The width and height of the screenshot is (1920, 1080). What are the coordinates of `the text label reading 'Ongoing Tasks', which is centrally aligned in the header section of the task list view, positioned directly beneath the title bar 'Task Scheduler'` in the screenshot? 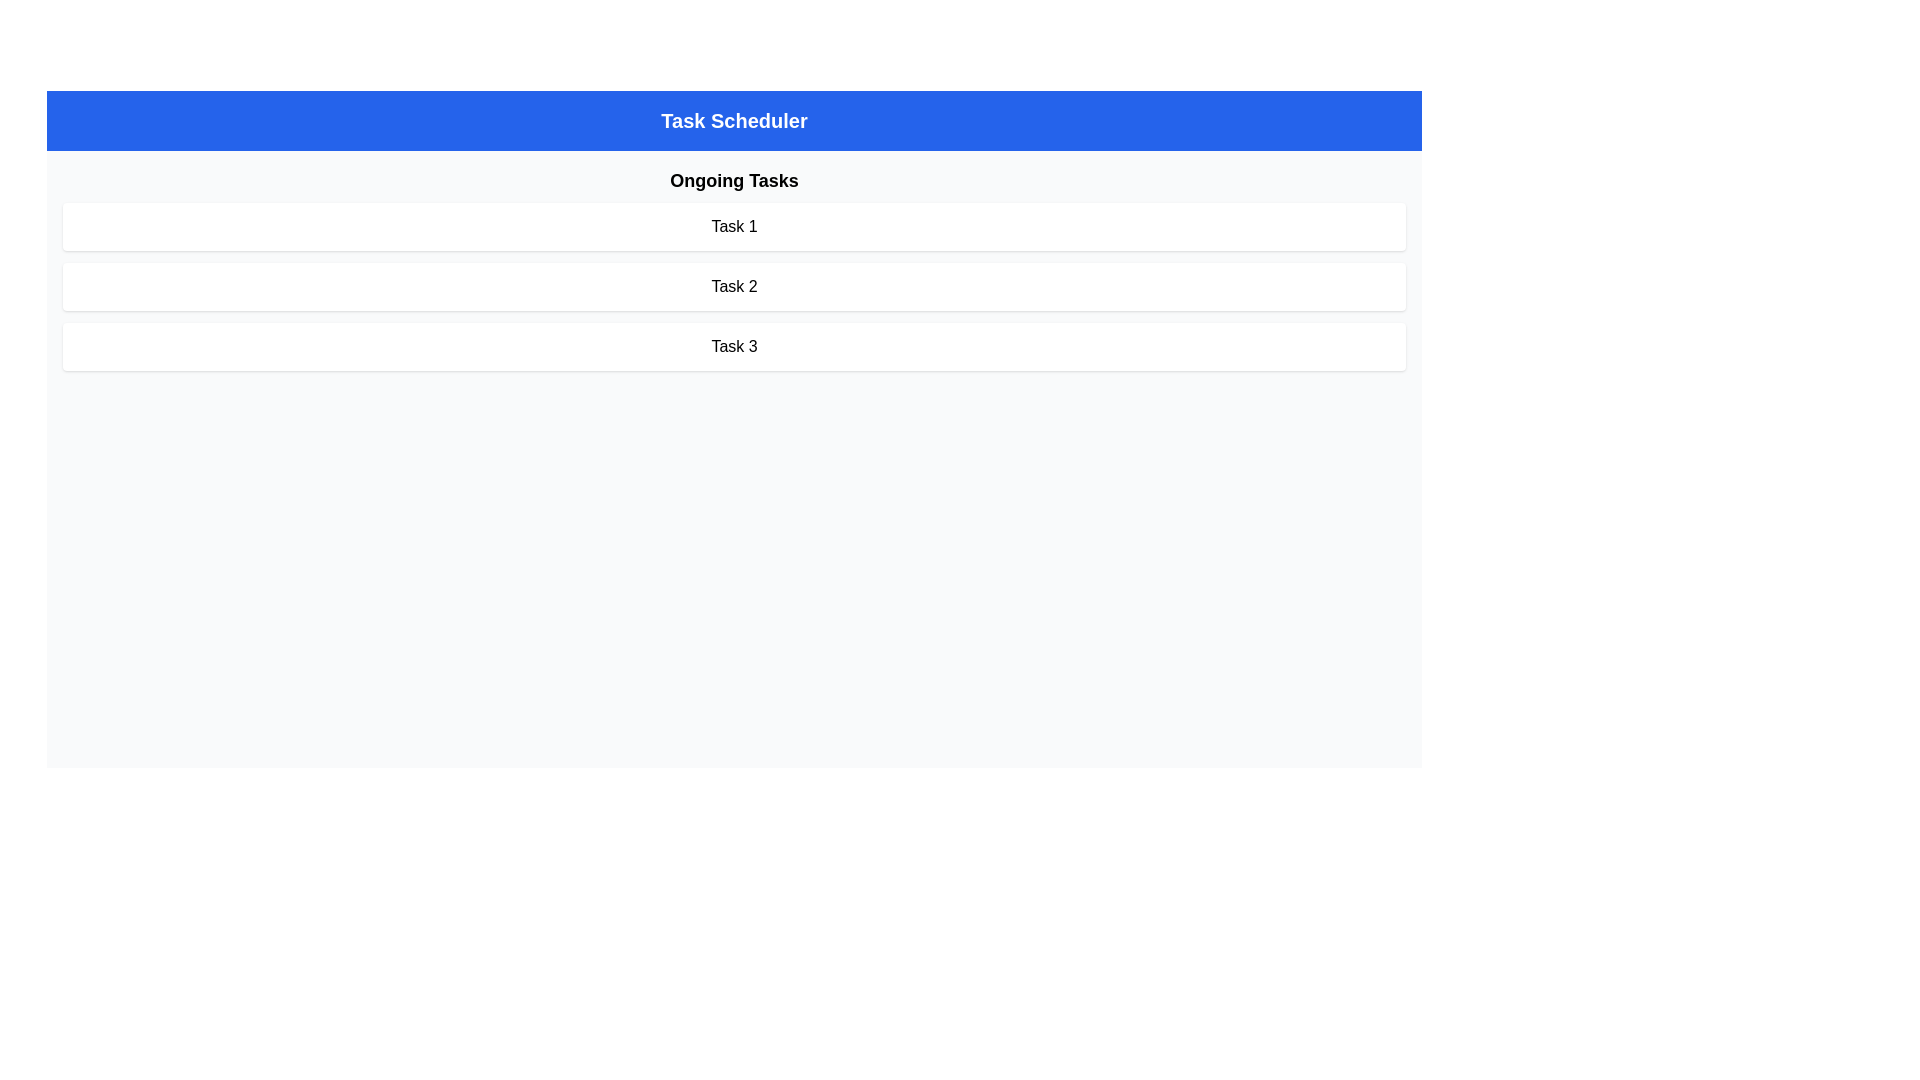 It's located at (733, 181).